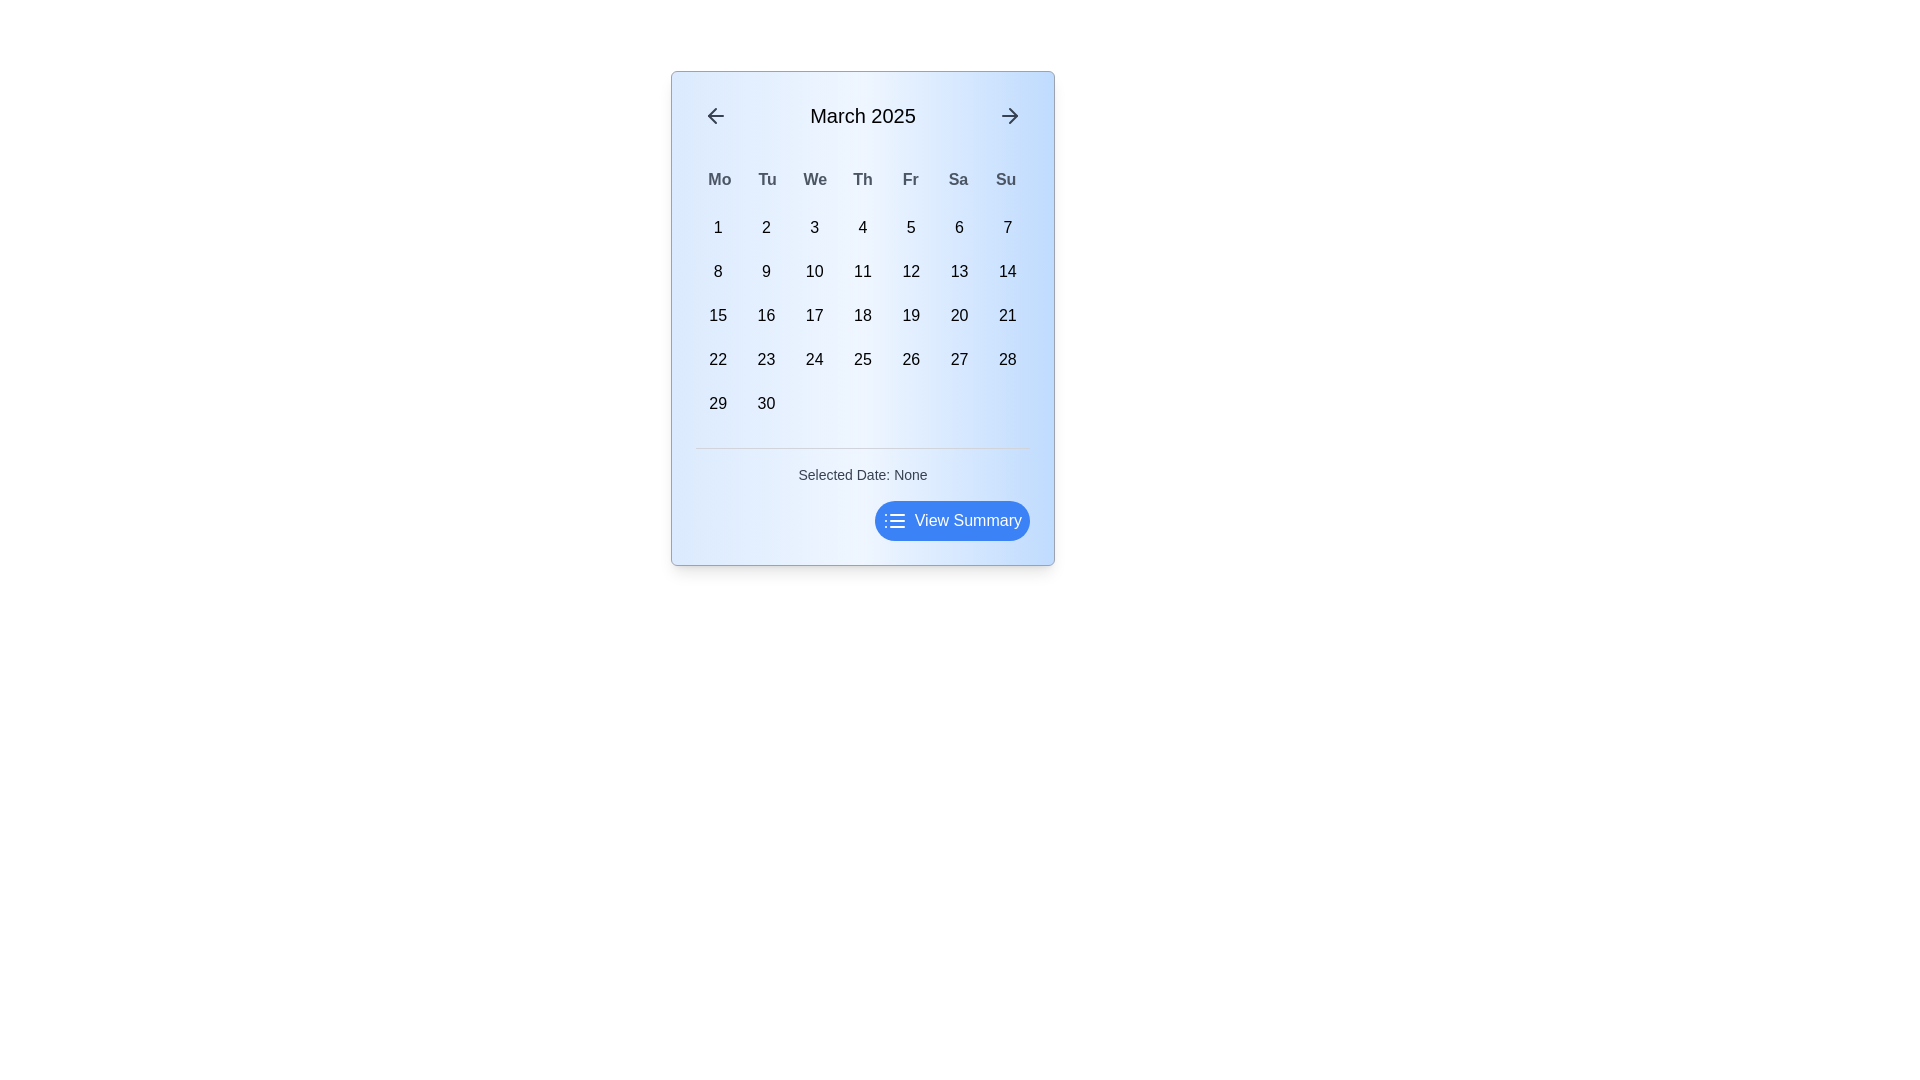 Image resolution: width=1920 pixels, height=1080 pixels. What do you see at coordinates (951, 519) in the screenshot?
I see `the button located in the bottom-right corner of the calendar interface` at bounding box center [951, 519].